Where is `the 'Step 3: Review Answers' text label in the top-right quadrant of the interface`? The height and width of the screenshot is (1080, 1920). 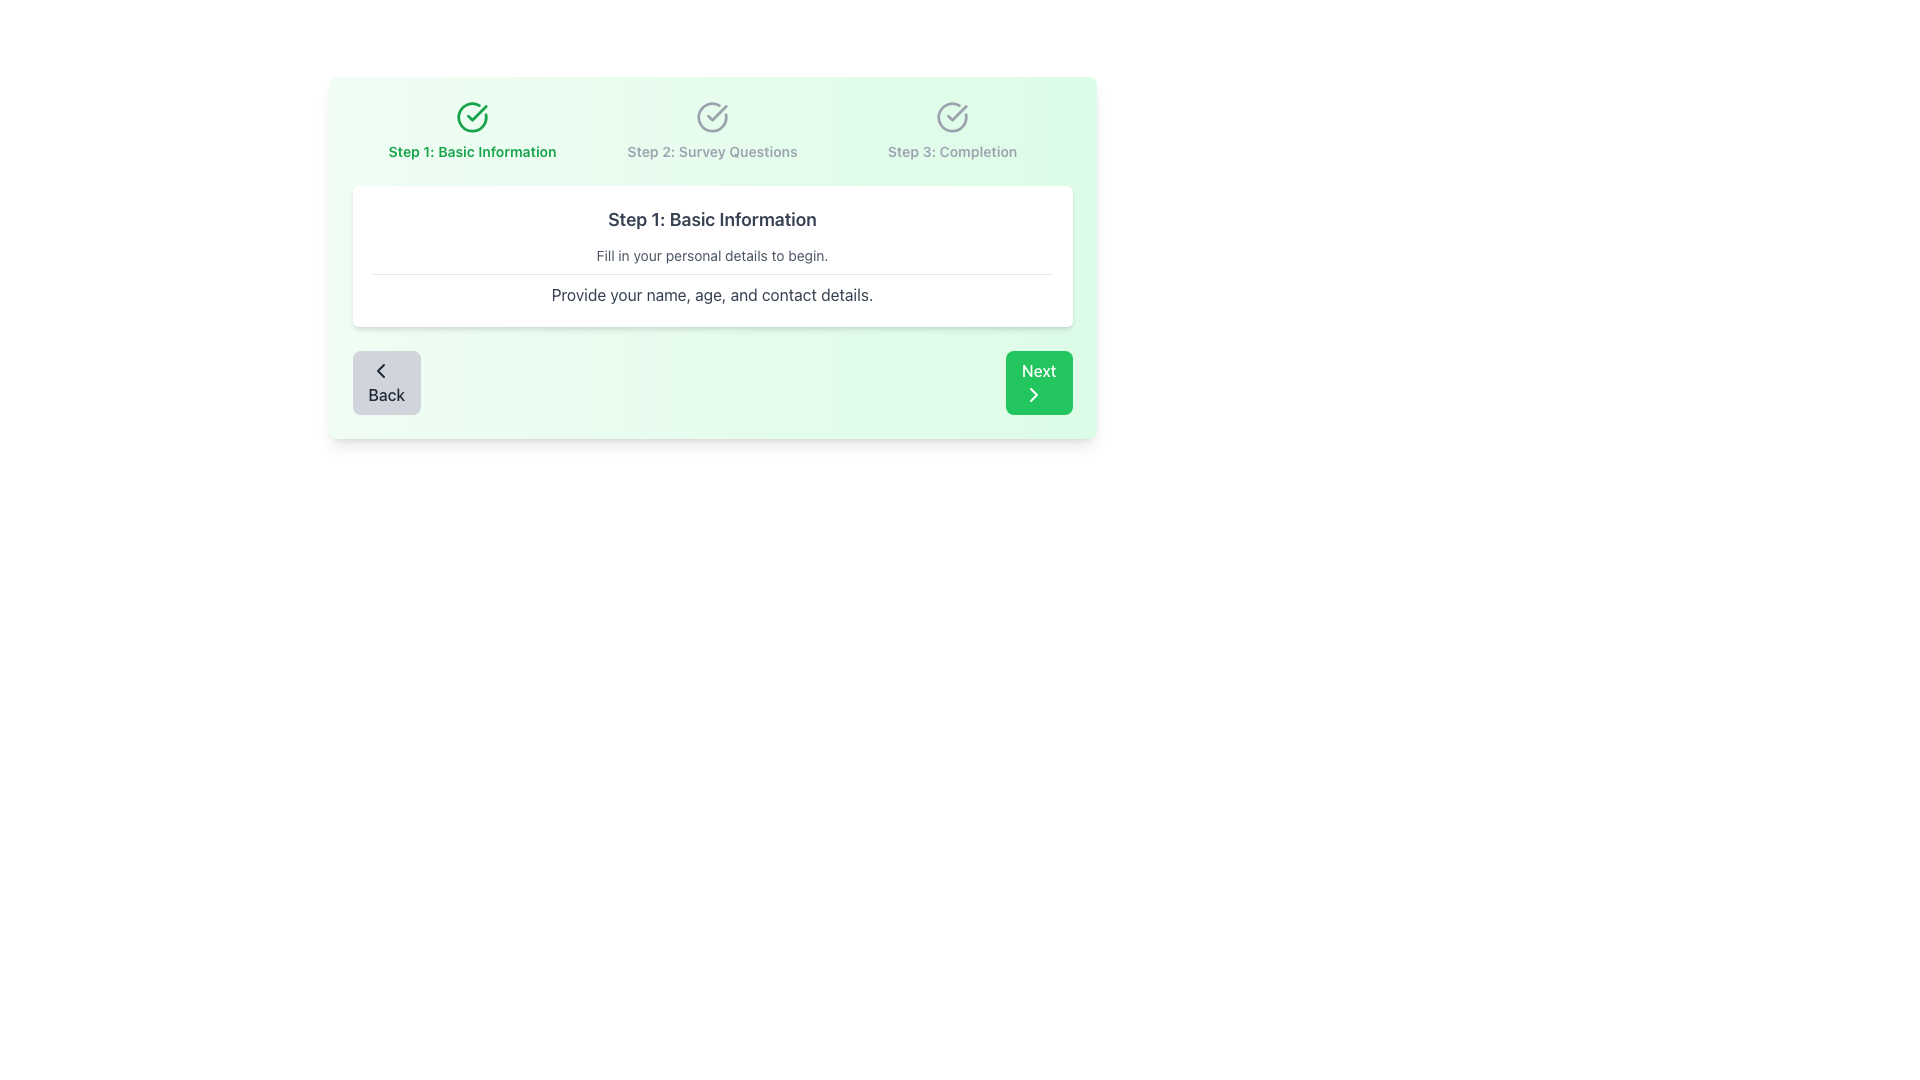
the 'Step 3: Review Answers' text label in the top-right quadrant of the interface is located at coordinates (951, 150).